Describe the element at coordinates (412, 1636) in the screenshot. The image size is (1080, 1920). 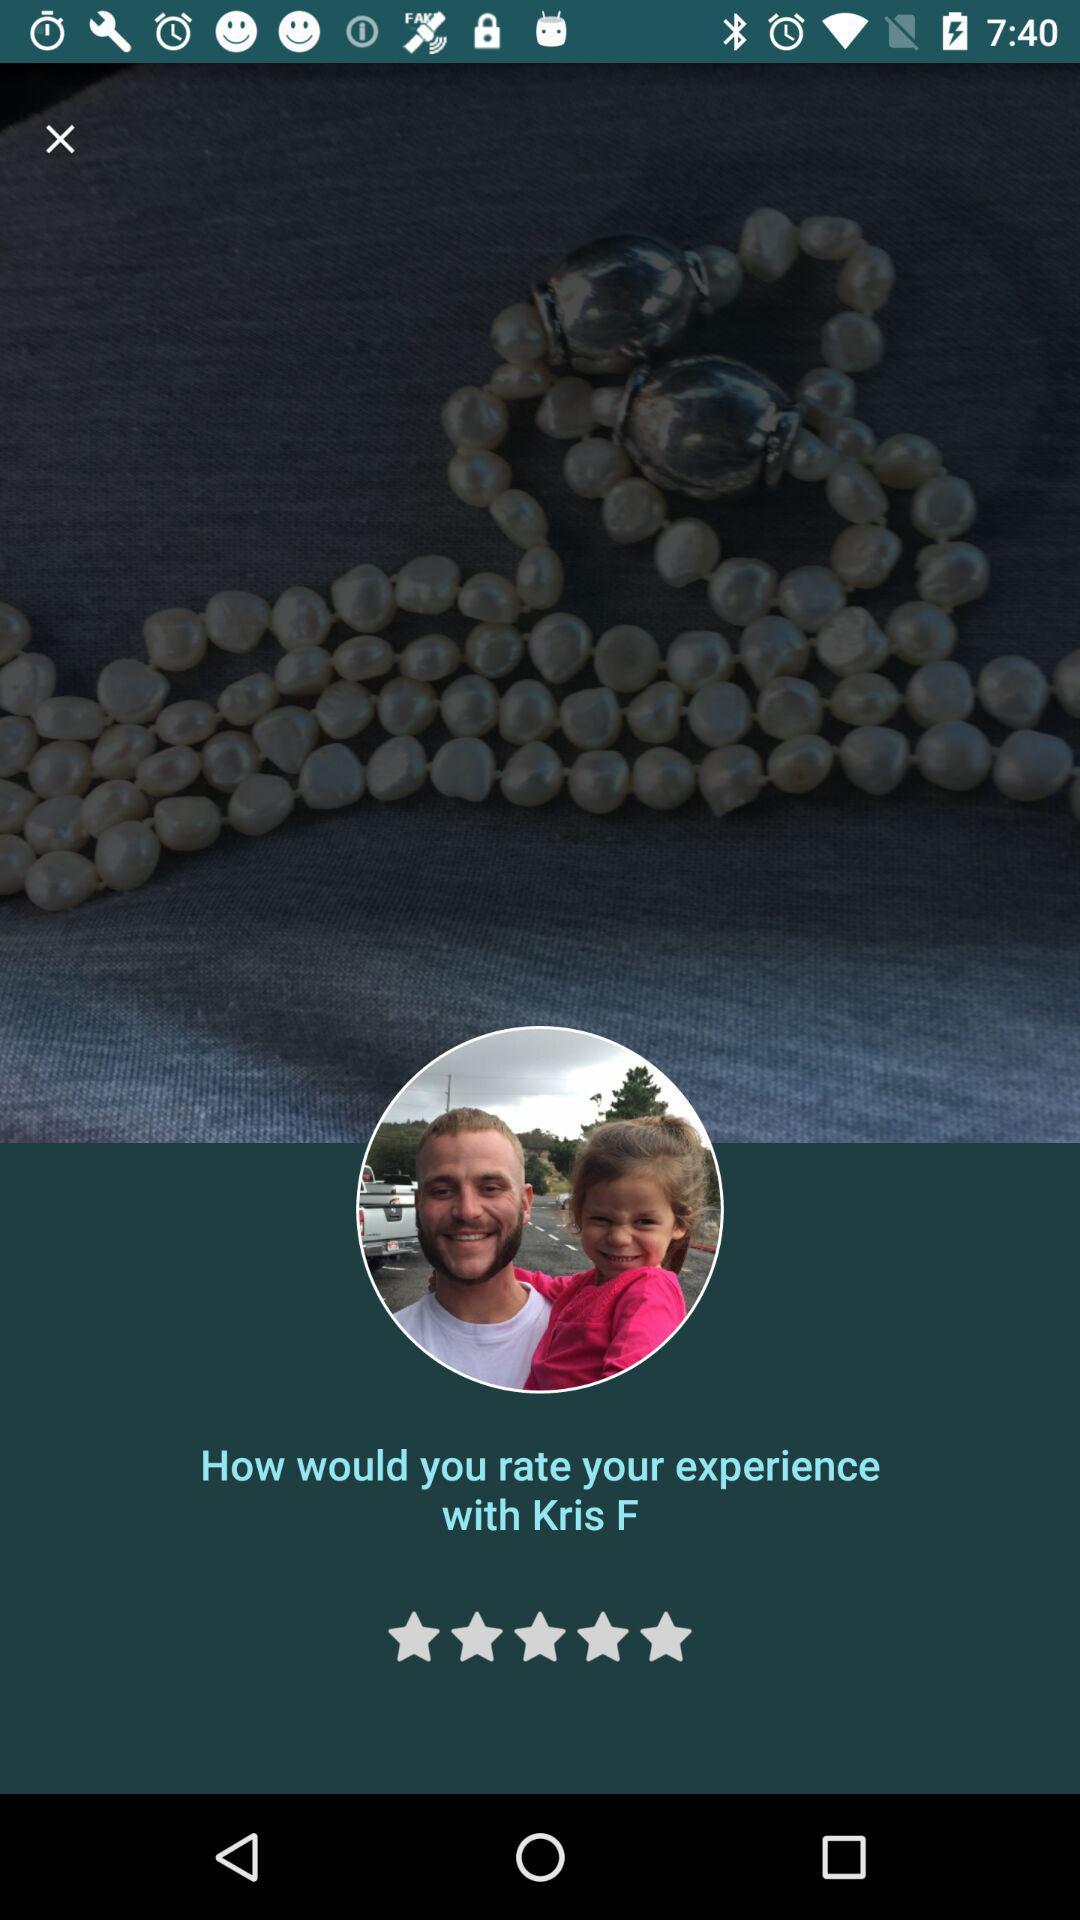
I see `the star icon` at that location.